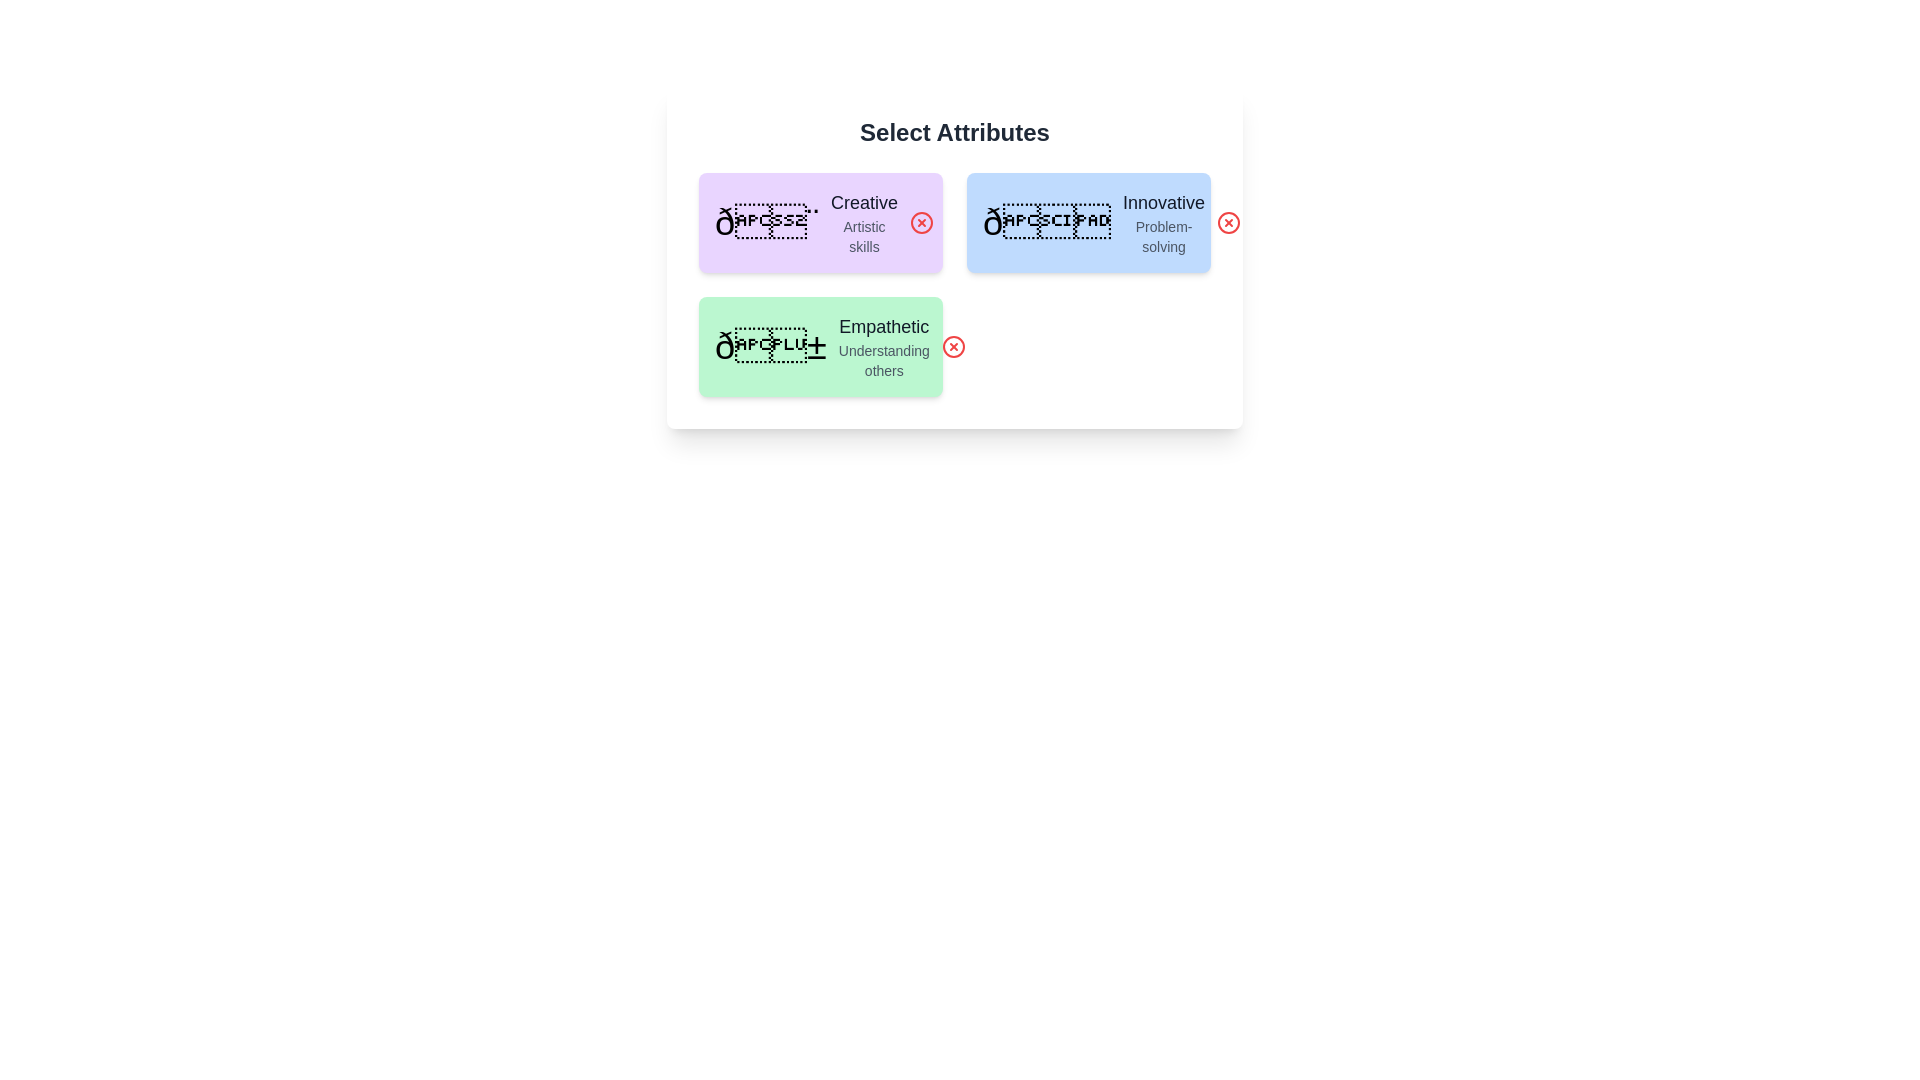  Describe the element at coordinates (920, 223) in the screenshot. I see `remove button for the attribute labeled Creative` at that location.